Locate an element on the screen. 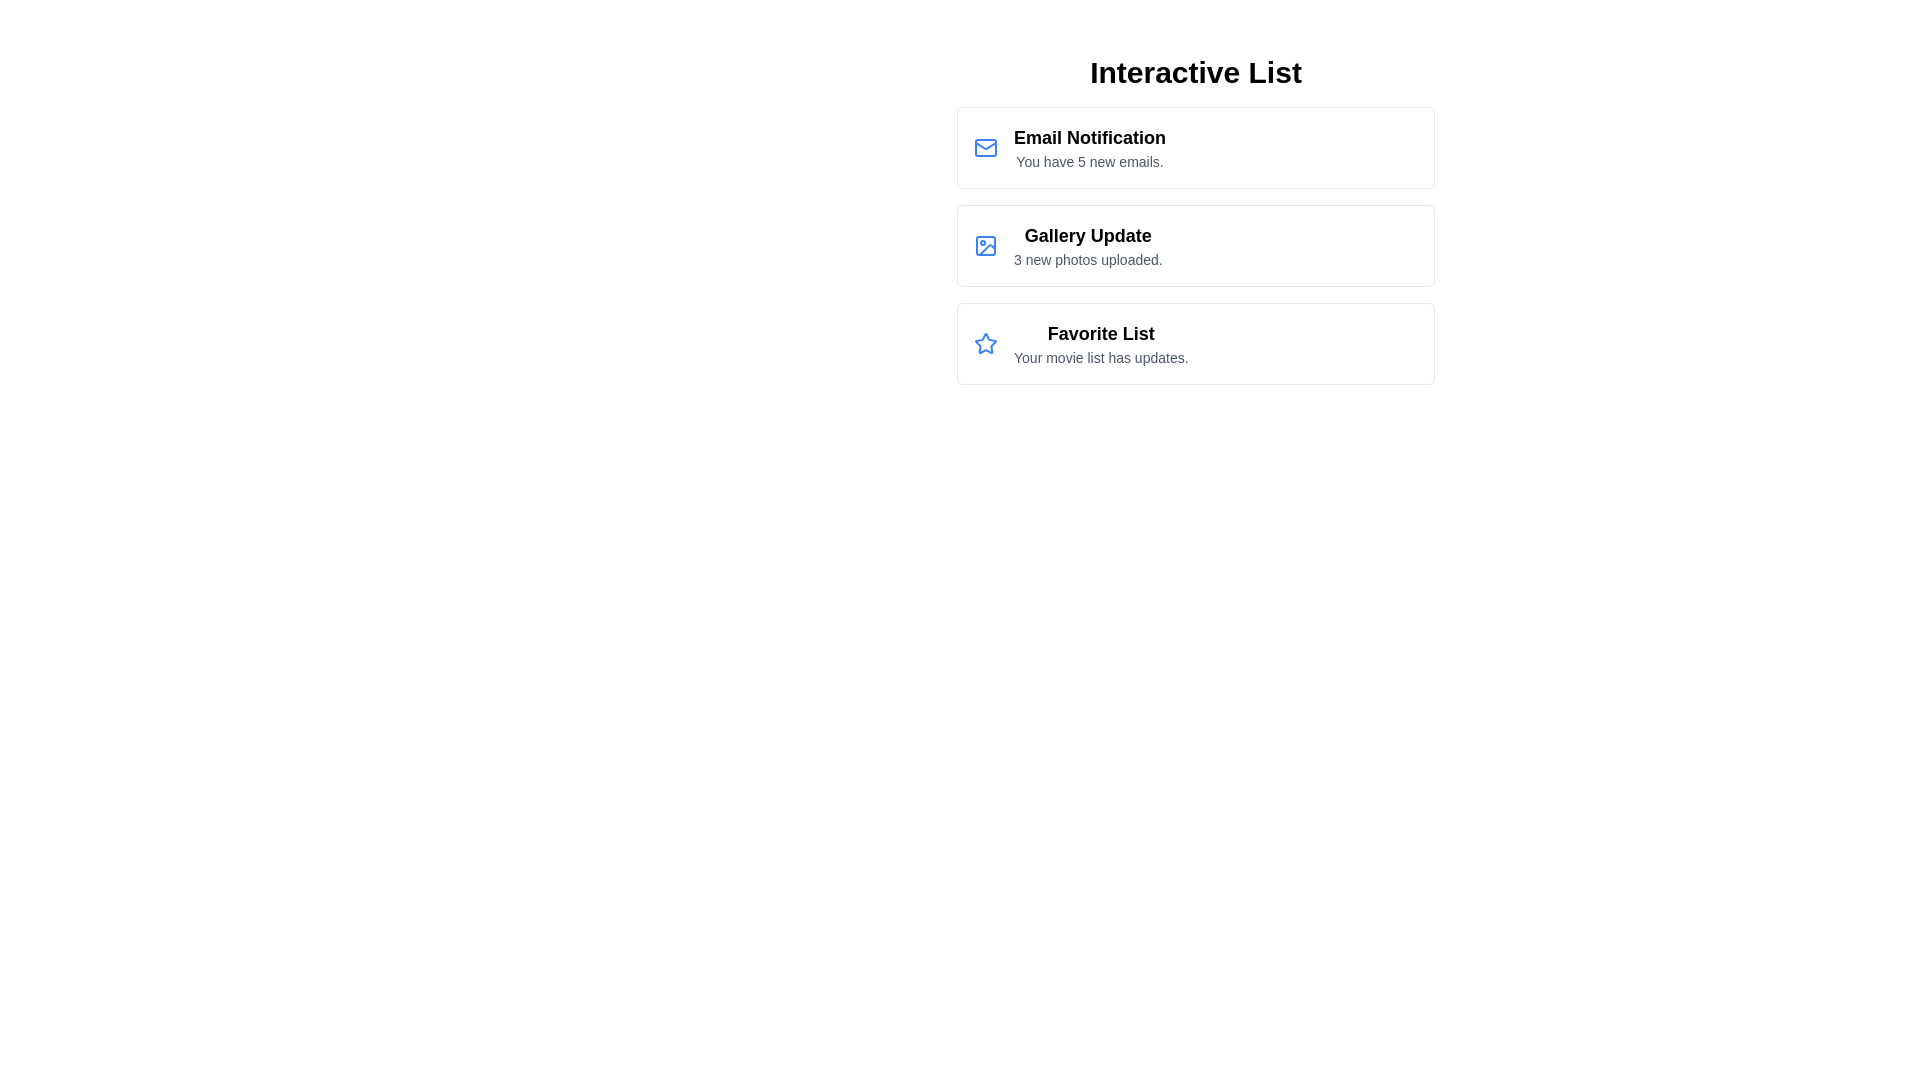  the icon corresponding to Email Notification in the list is located at coordinates (985, 146).